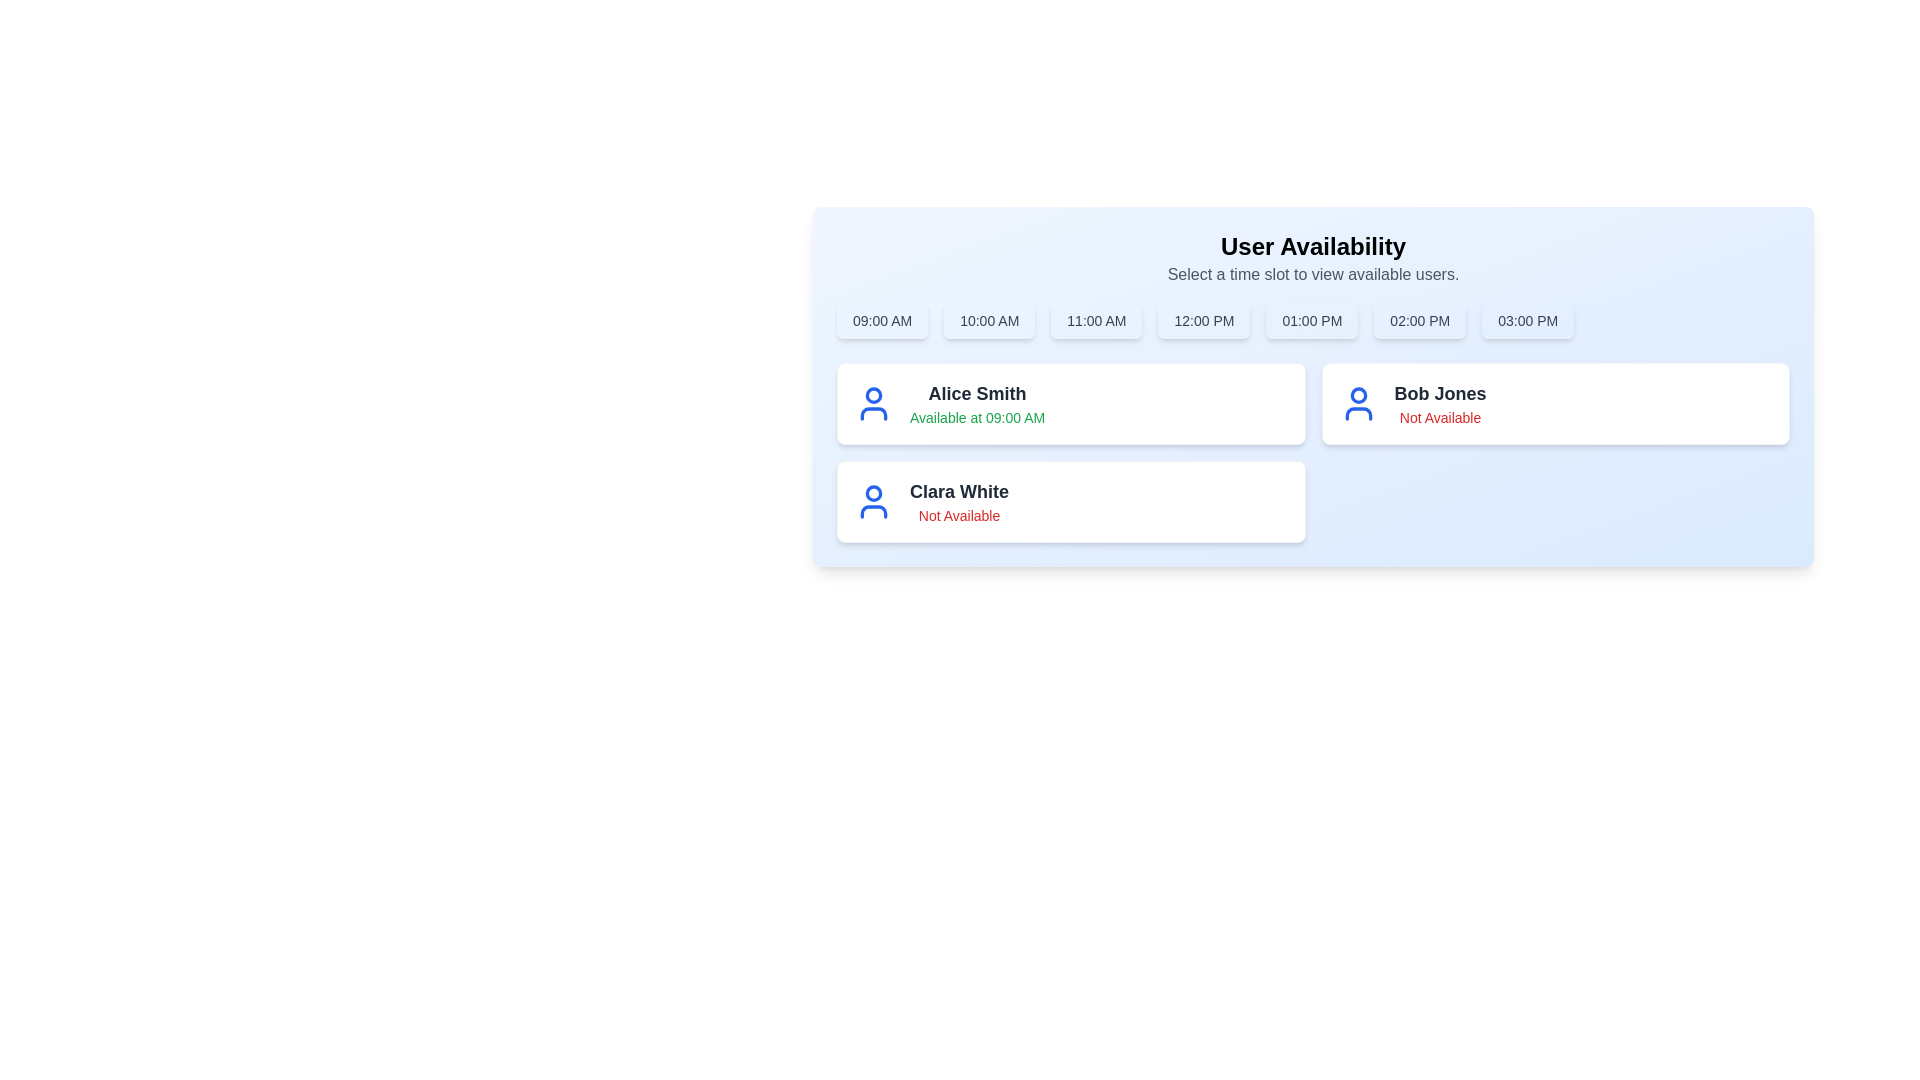  I want to click on the availability status information card located in the top left of the grid layout, so click(1070, 404).